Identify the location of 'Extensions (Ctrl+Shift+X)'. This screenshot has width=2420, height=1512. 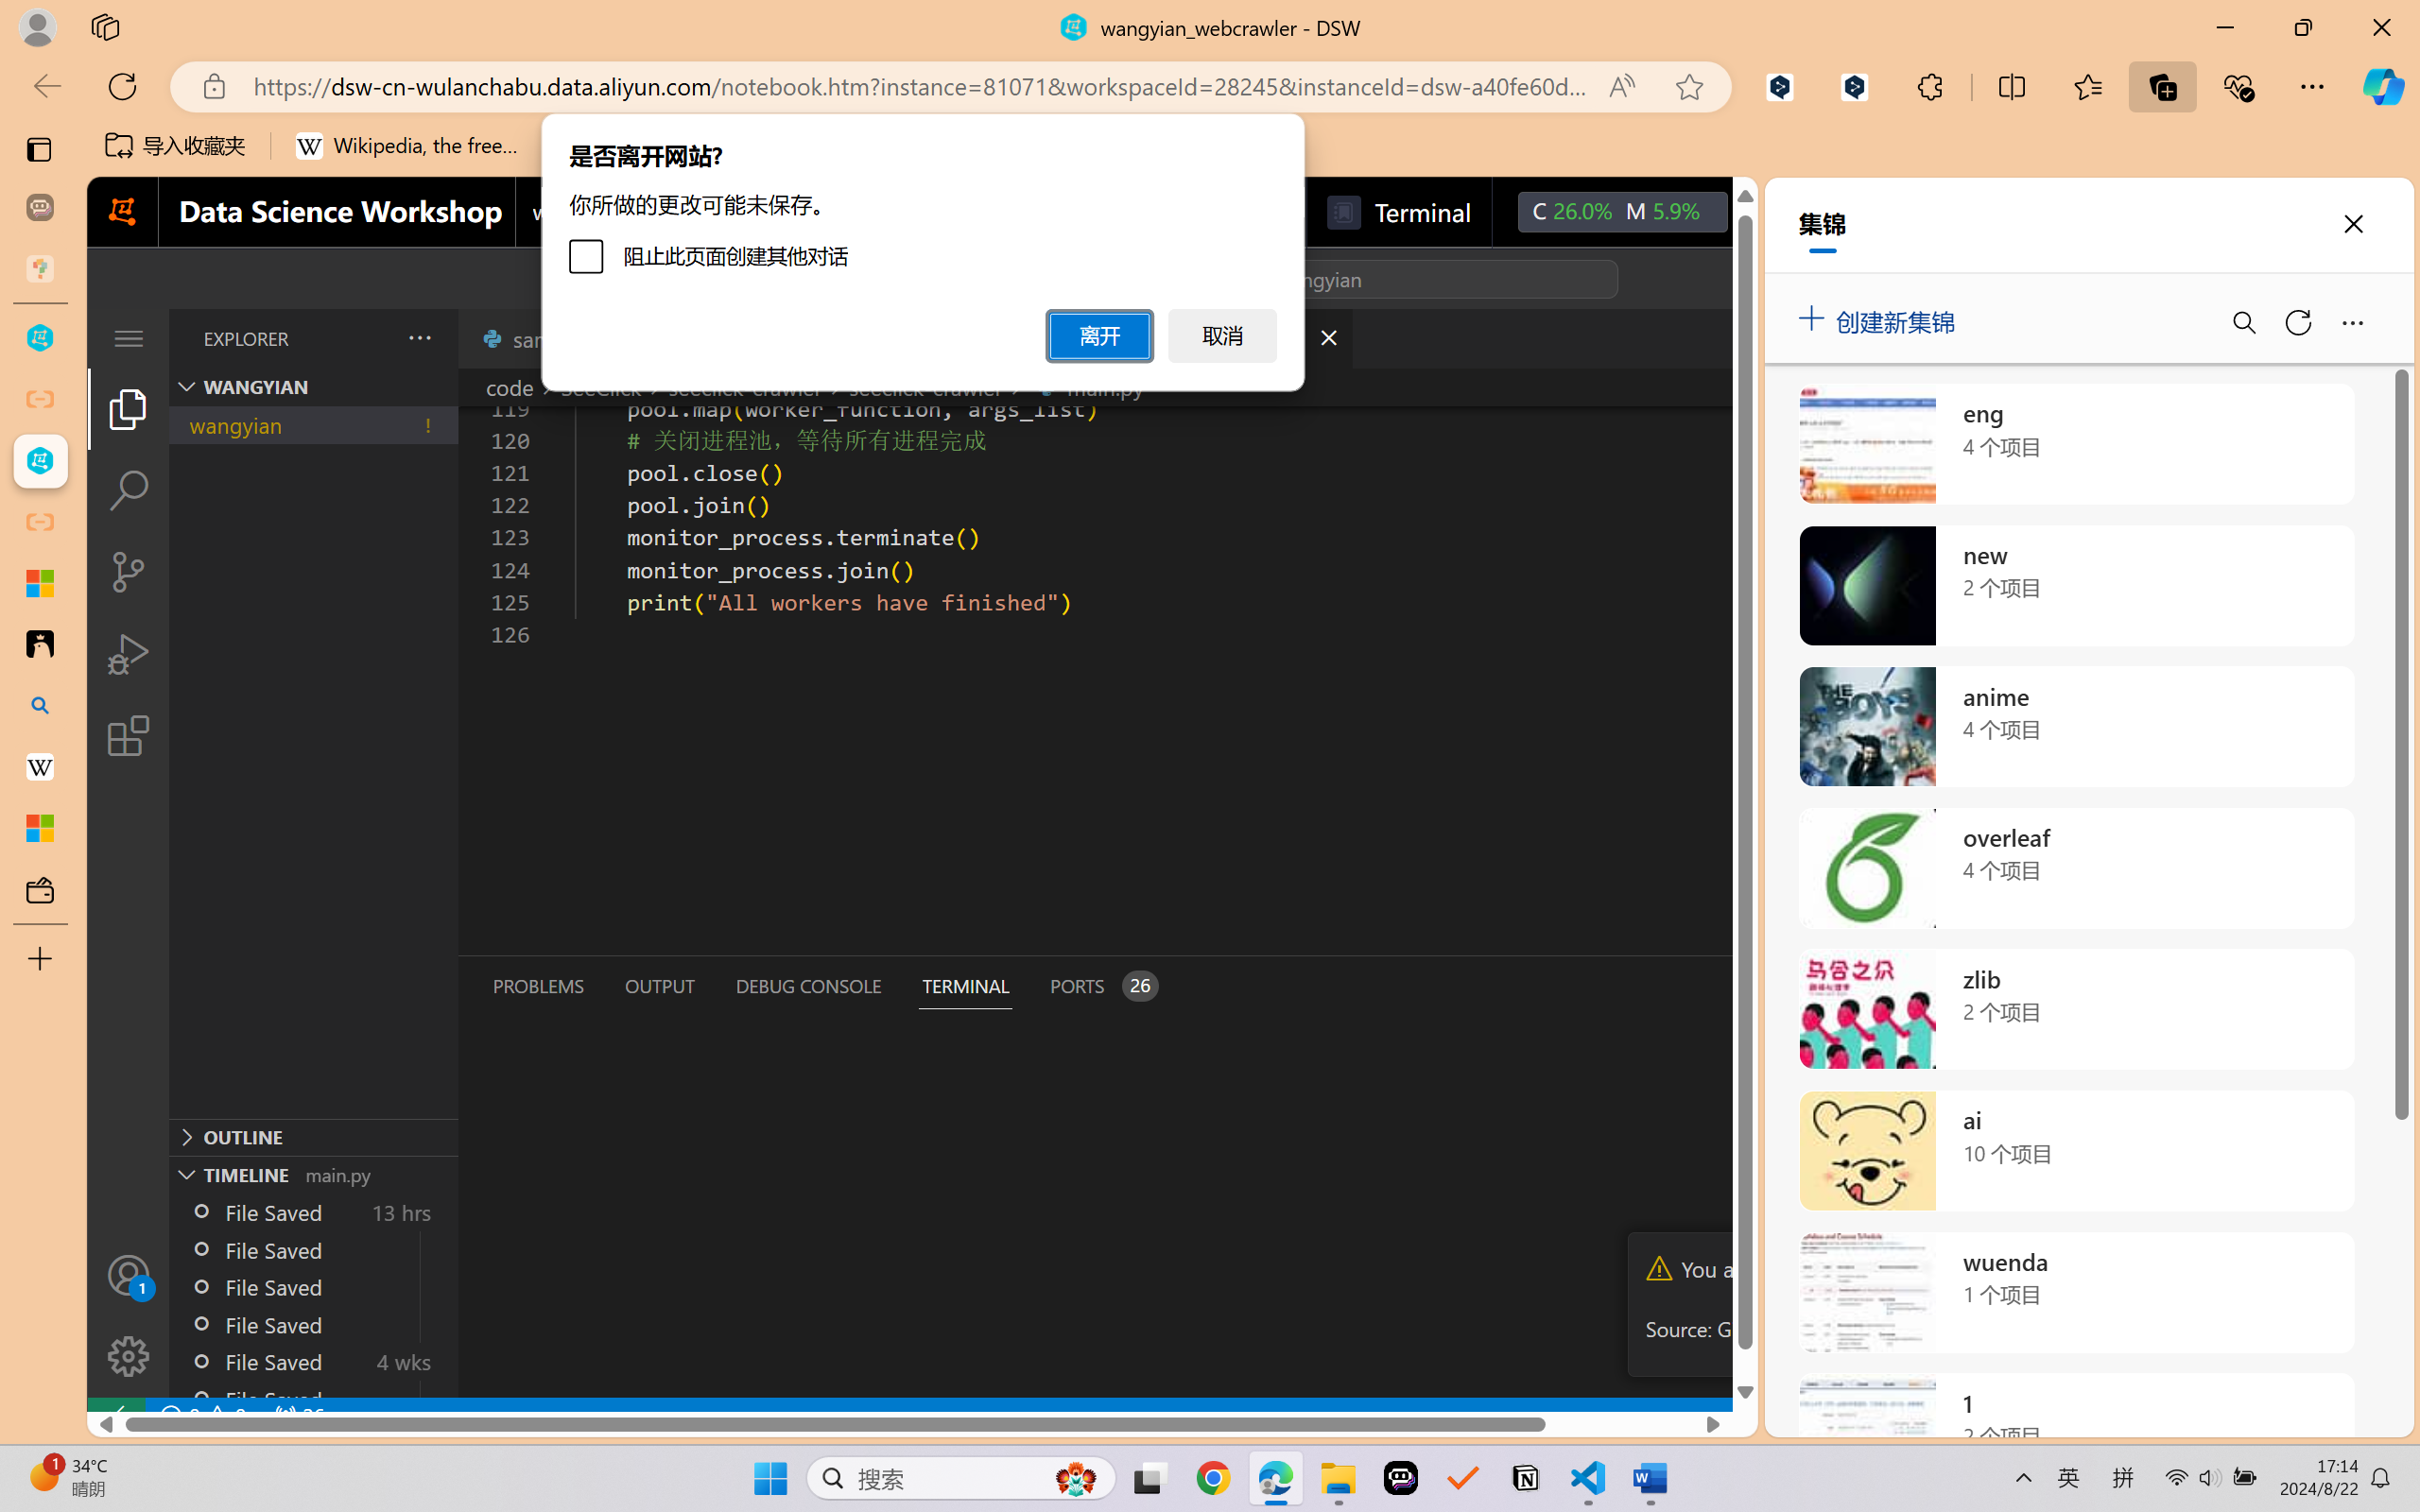
(127, 735).